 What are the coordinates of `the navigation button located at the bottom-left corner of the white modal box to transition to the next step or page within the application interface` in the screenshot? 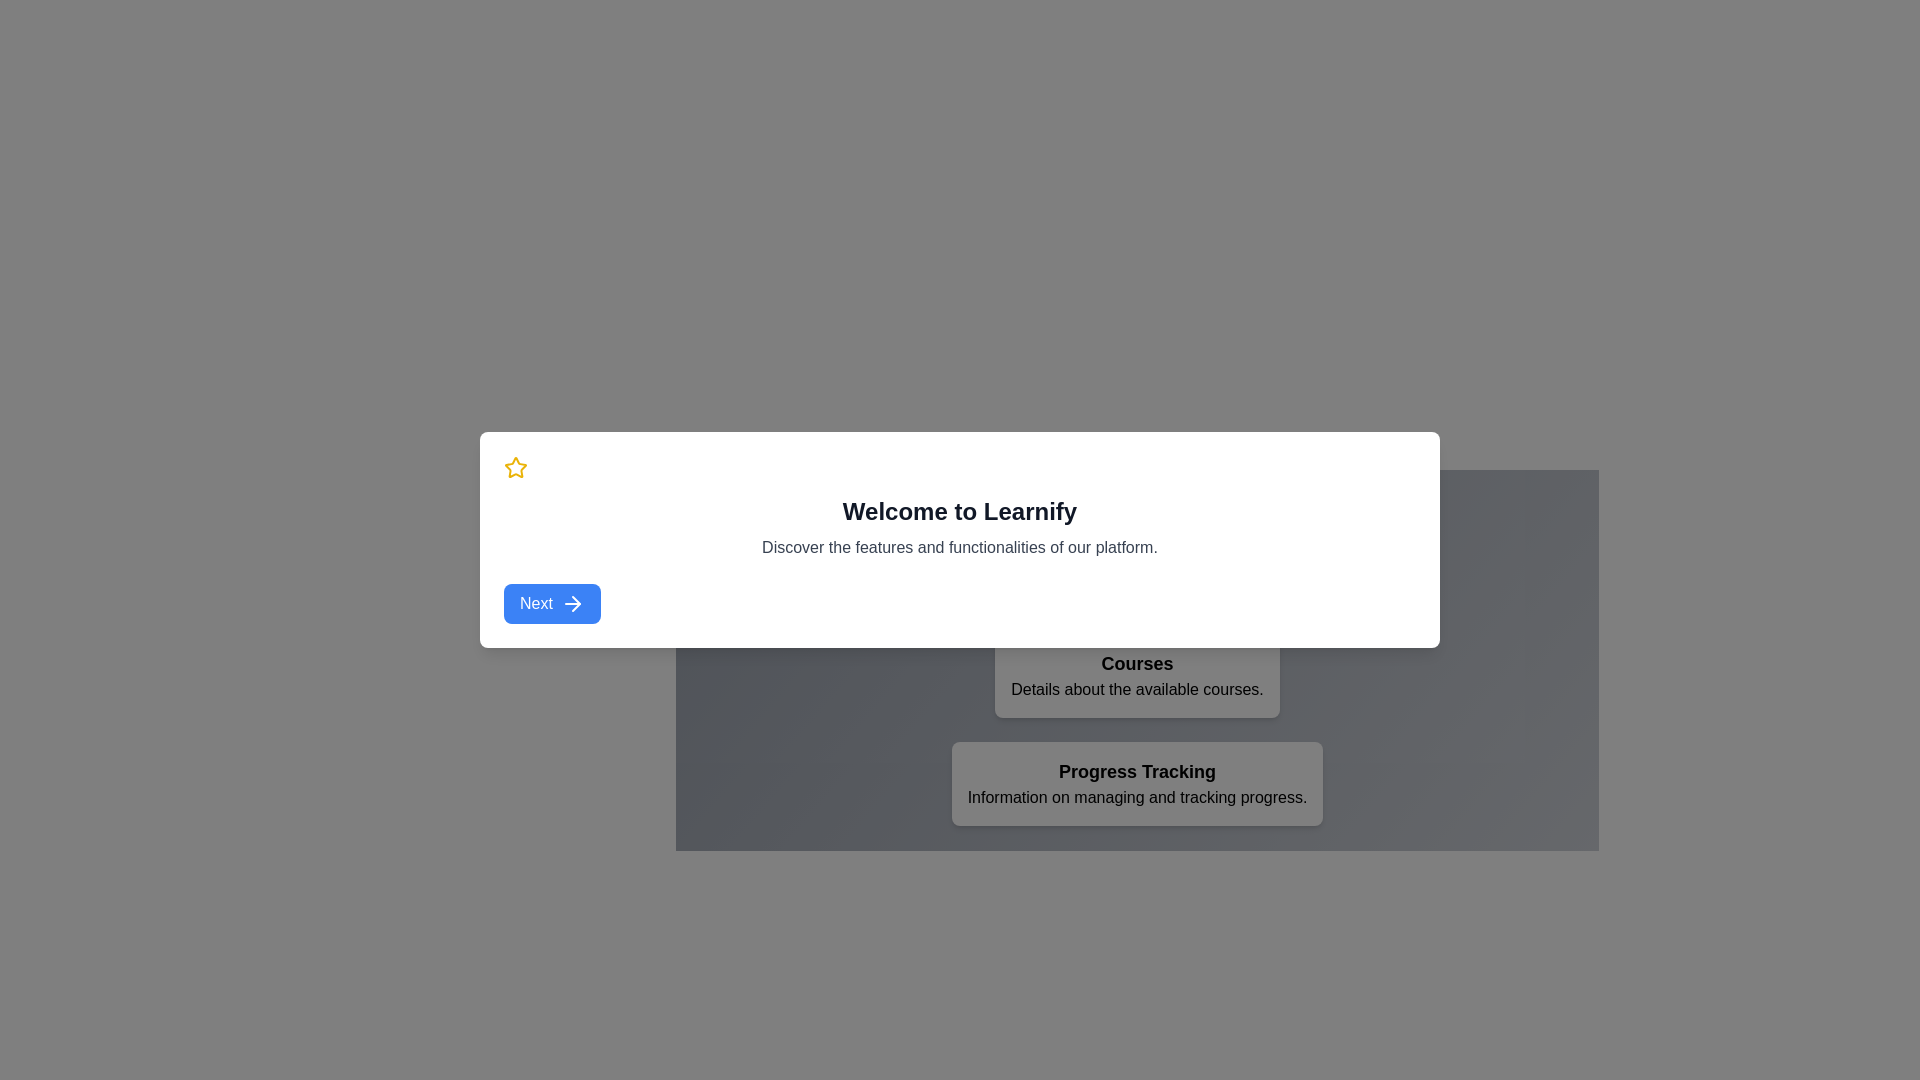 It's located at (552, 603).